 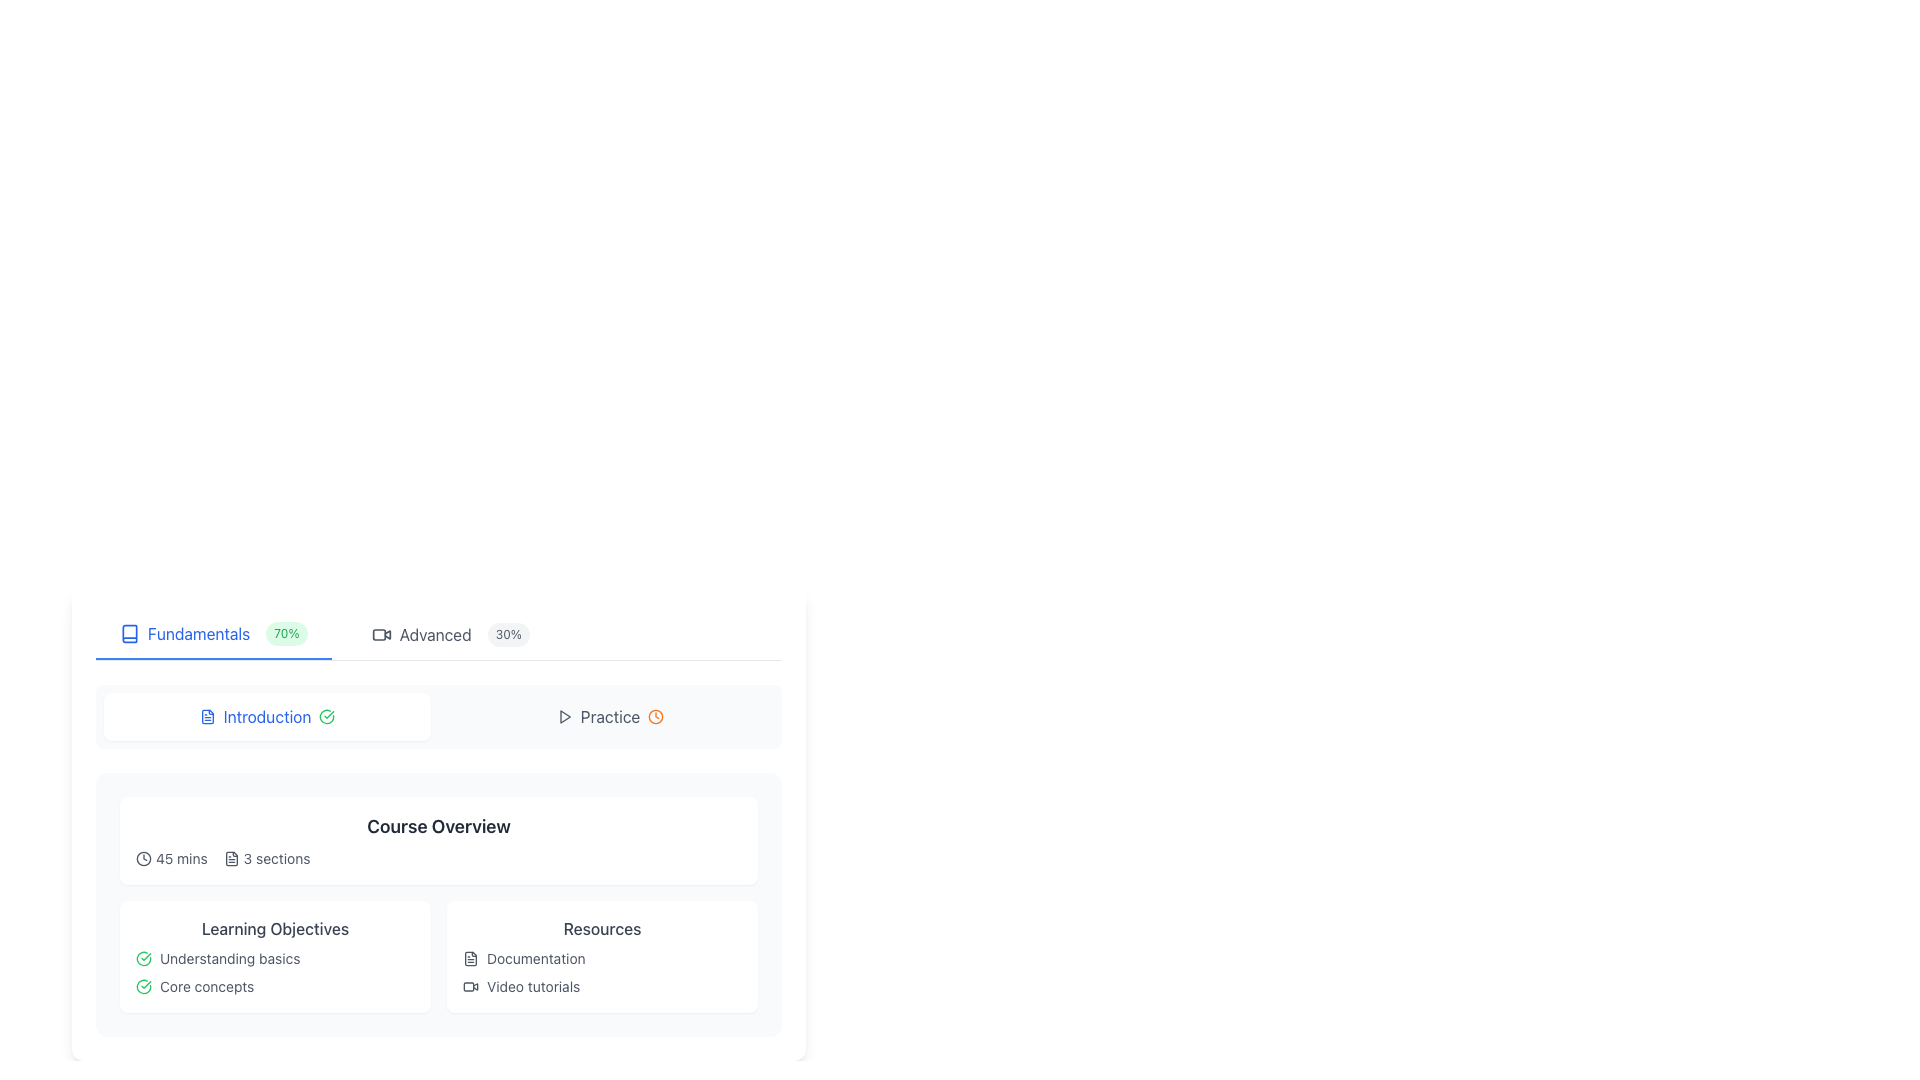 What do you see at coordinates (601, 986) in the screenshot?
I see `the 'Video tutorials' text label located` at bounding box center [601, 986].